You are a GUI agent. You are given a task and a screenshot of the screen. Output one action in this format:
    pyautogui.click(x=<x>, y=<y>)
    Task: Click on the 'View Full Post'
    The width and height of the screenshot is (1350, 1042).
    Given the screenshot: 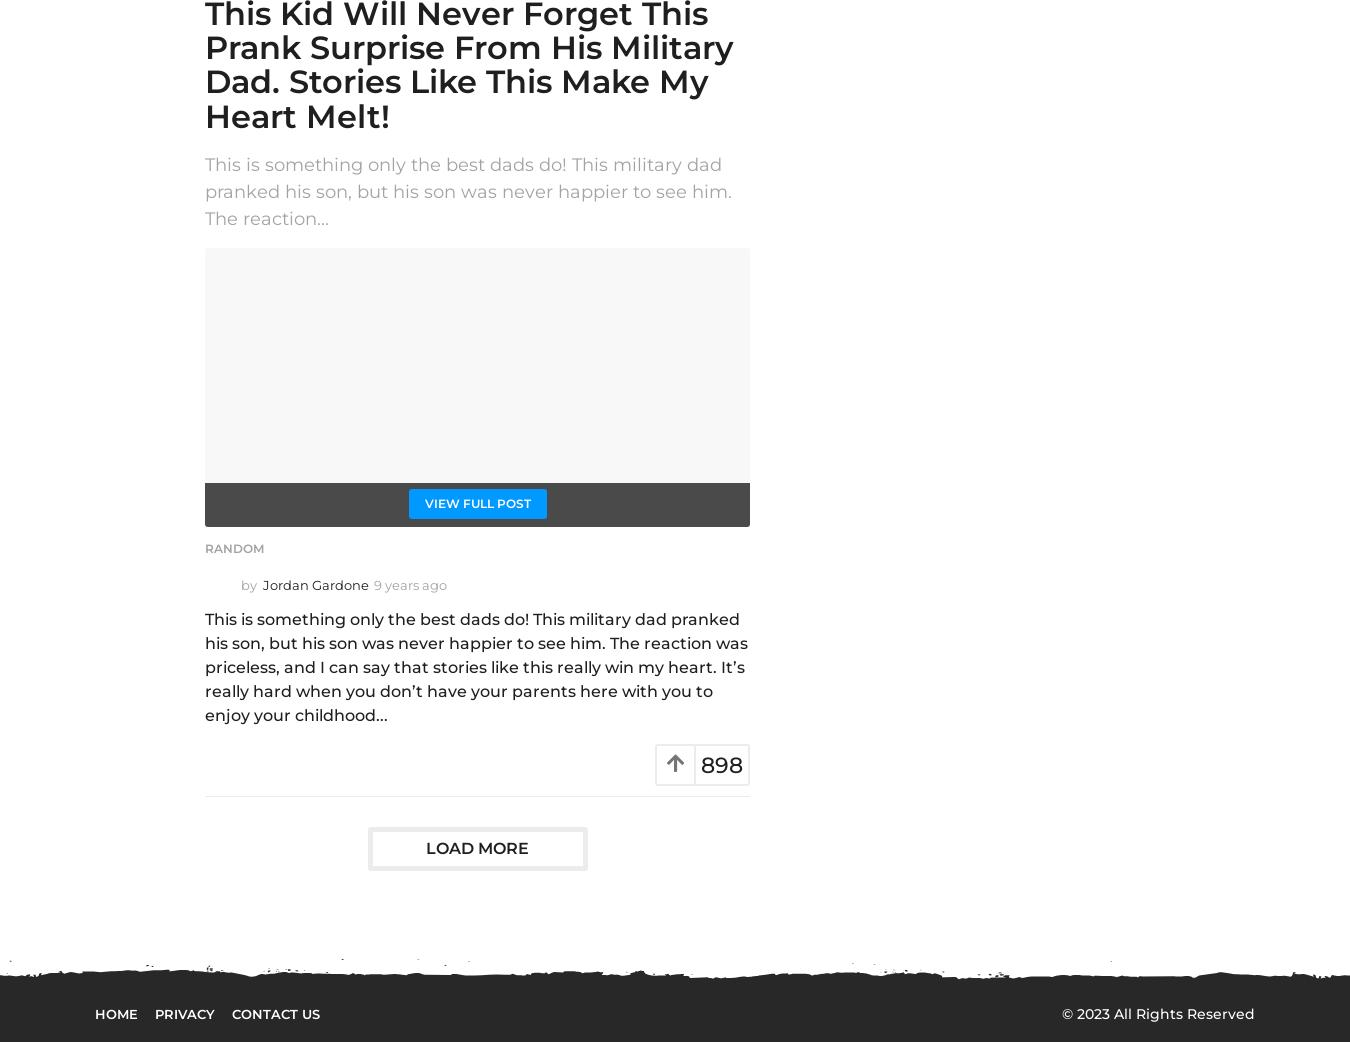 What is the action you would take?
    pyautogui.click(x=424, y=502)
    